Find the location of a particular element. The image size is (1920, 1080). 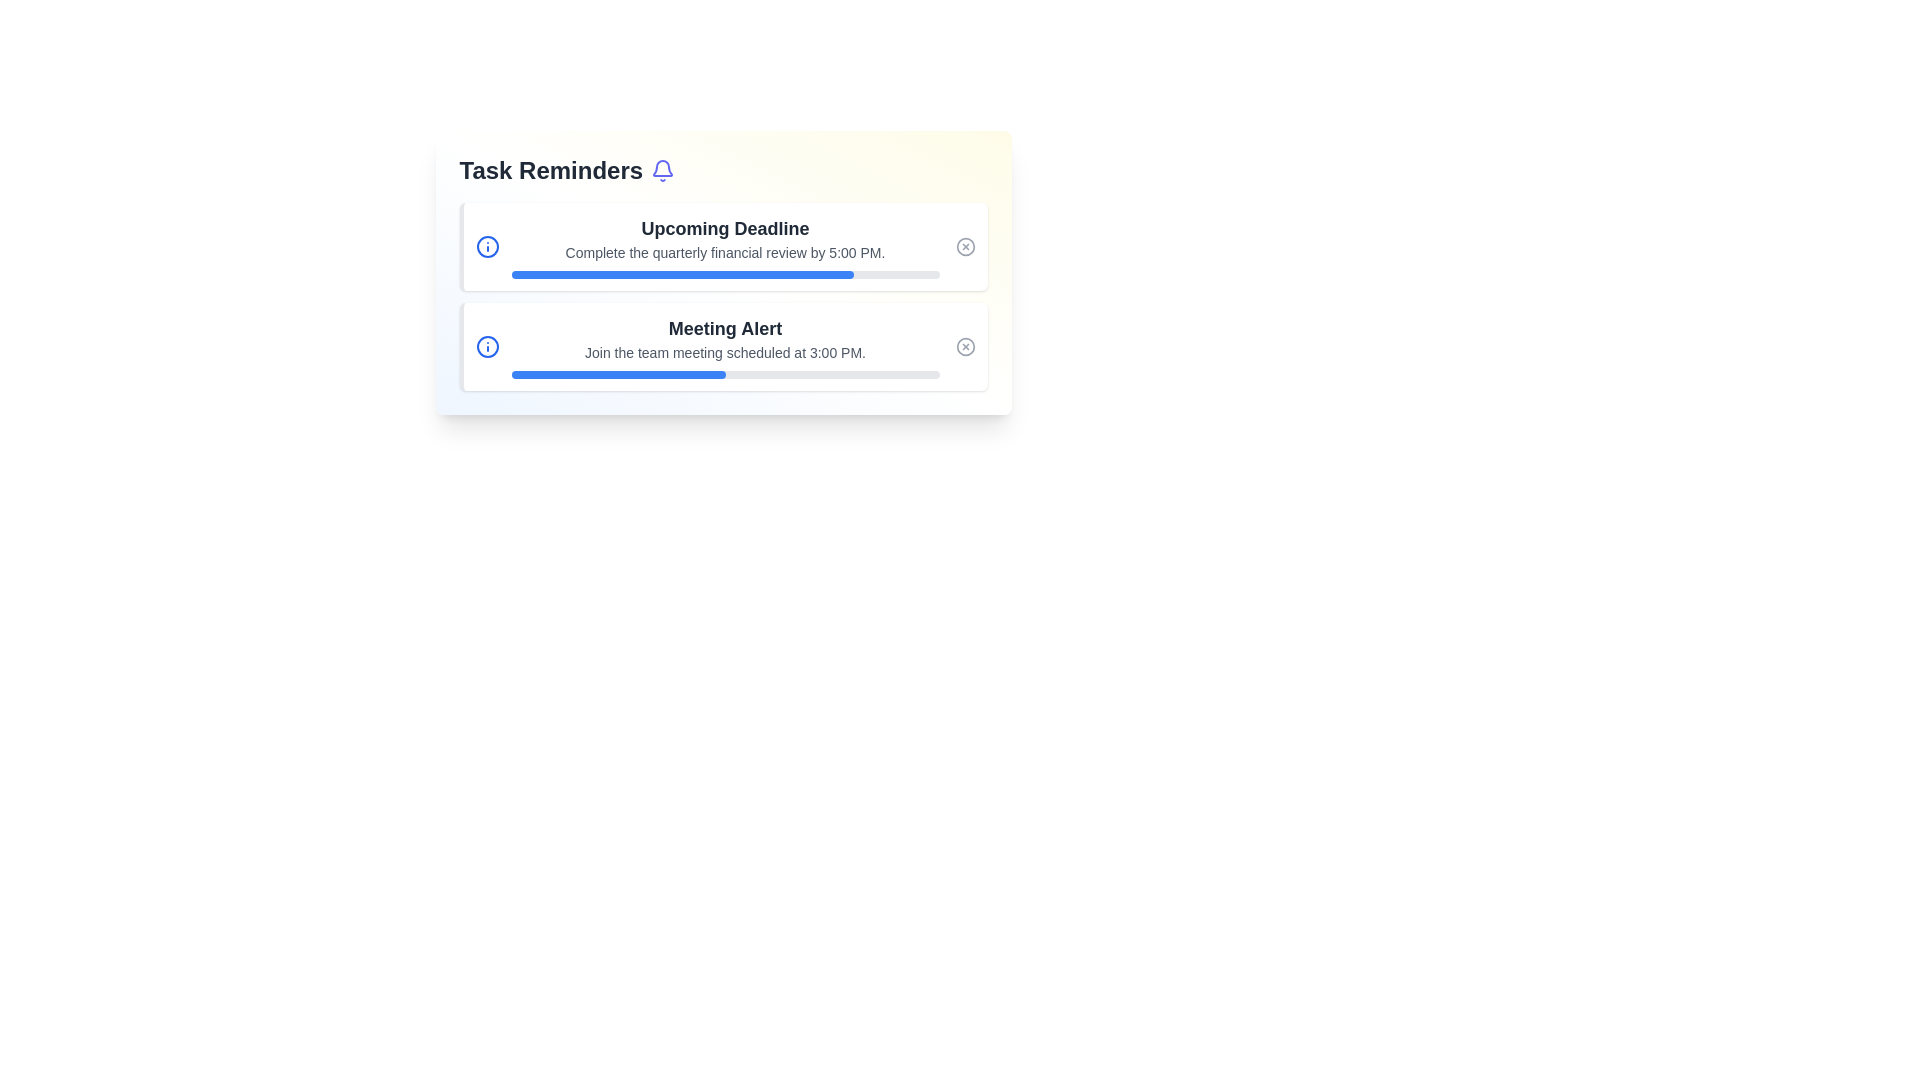

the progress bar of Upcoming Deadline to view its progress is located at coordinates (724, 274).